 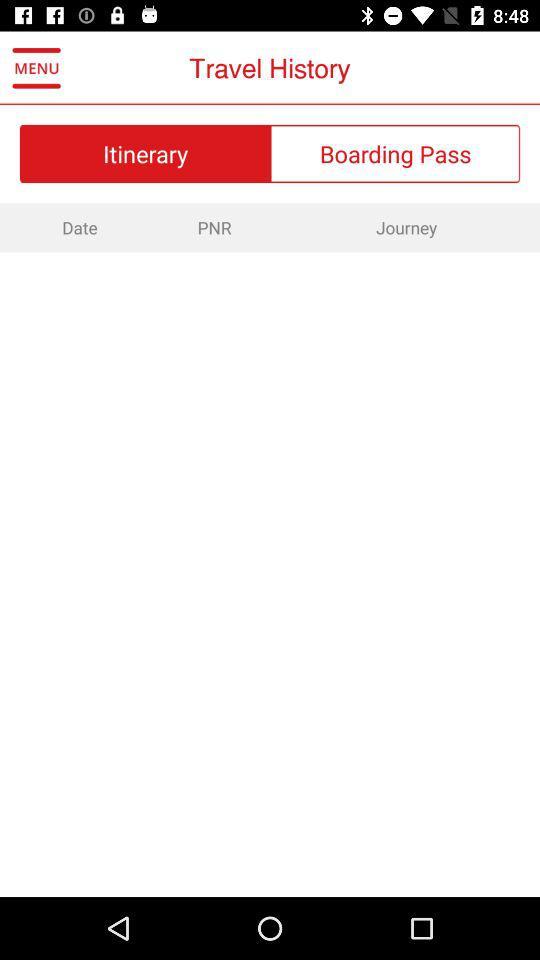 I want to click on the item next to the pnr item, so click(x=76, y=227).